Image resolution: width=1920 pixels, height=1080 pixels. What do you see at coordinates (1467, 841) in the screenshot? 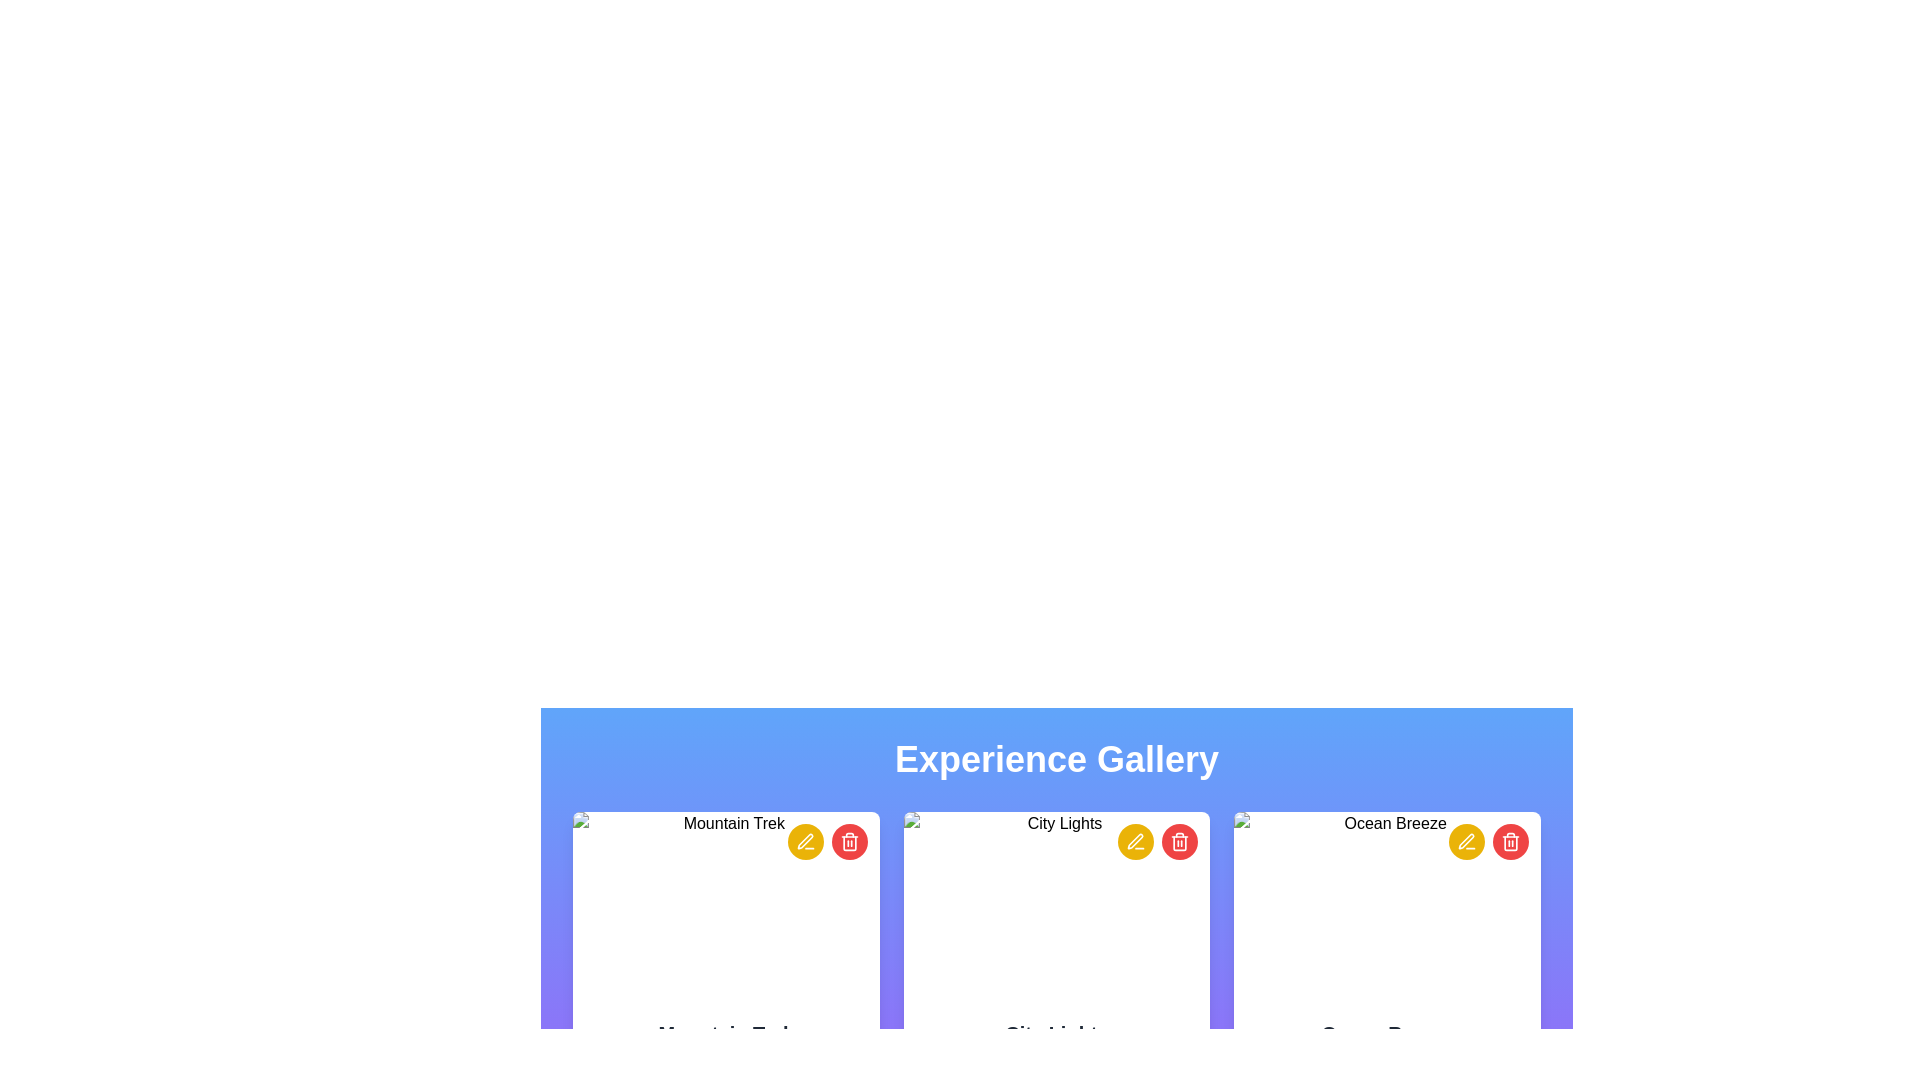
I see `the edit button located in the yellow circular area to the left of the red trash icon on the Ocean Breeze item card, which is in the third column under the Experience Gallery heading` at bounding box center [1467, 841].